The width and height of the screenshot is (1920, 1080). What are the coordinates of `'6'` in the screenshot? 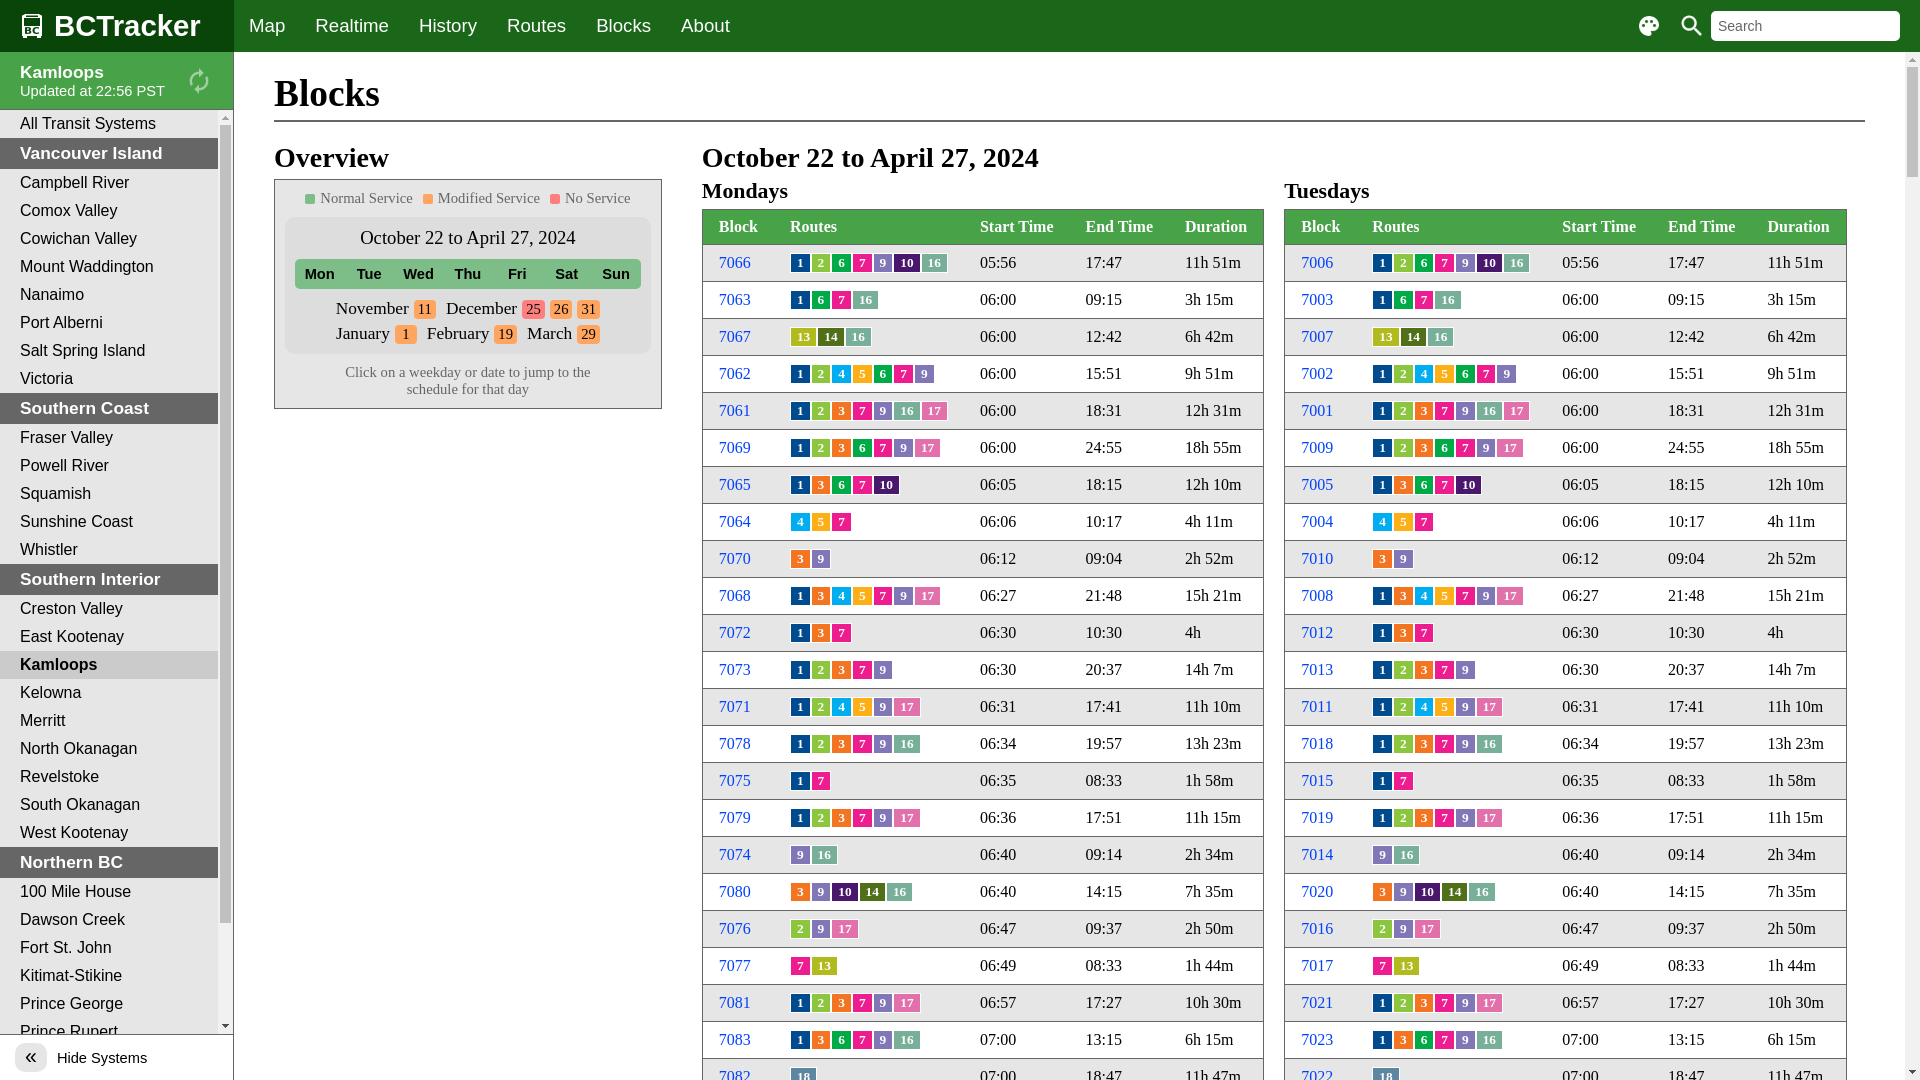 It's located at (841, 261).